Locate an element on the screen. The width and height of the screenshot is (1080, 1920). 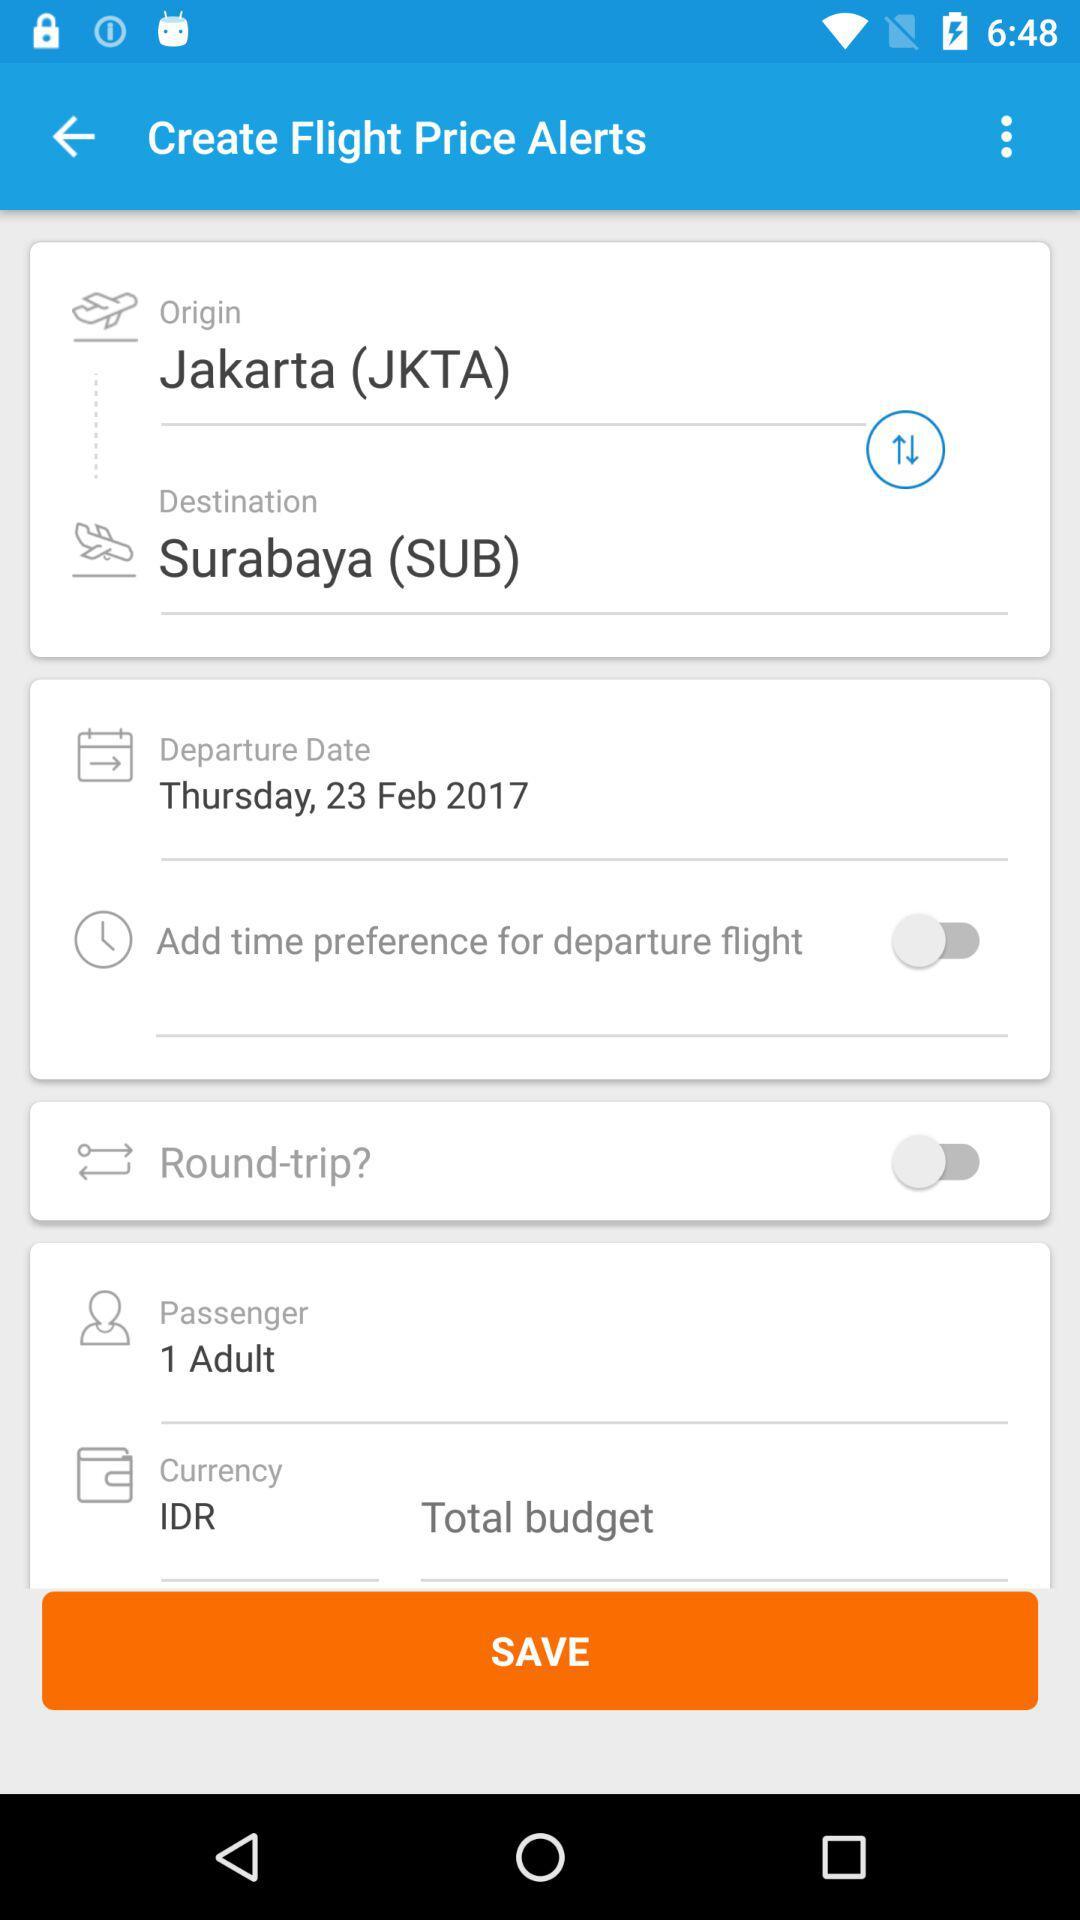
more options button is located at coordinates (1006, 135).